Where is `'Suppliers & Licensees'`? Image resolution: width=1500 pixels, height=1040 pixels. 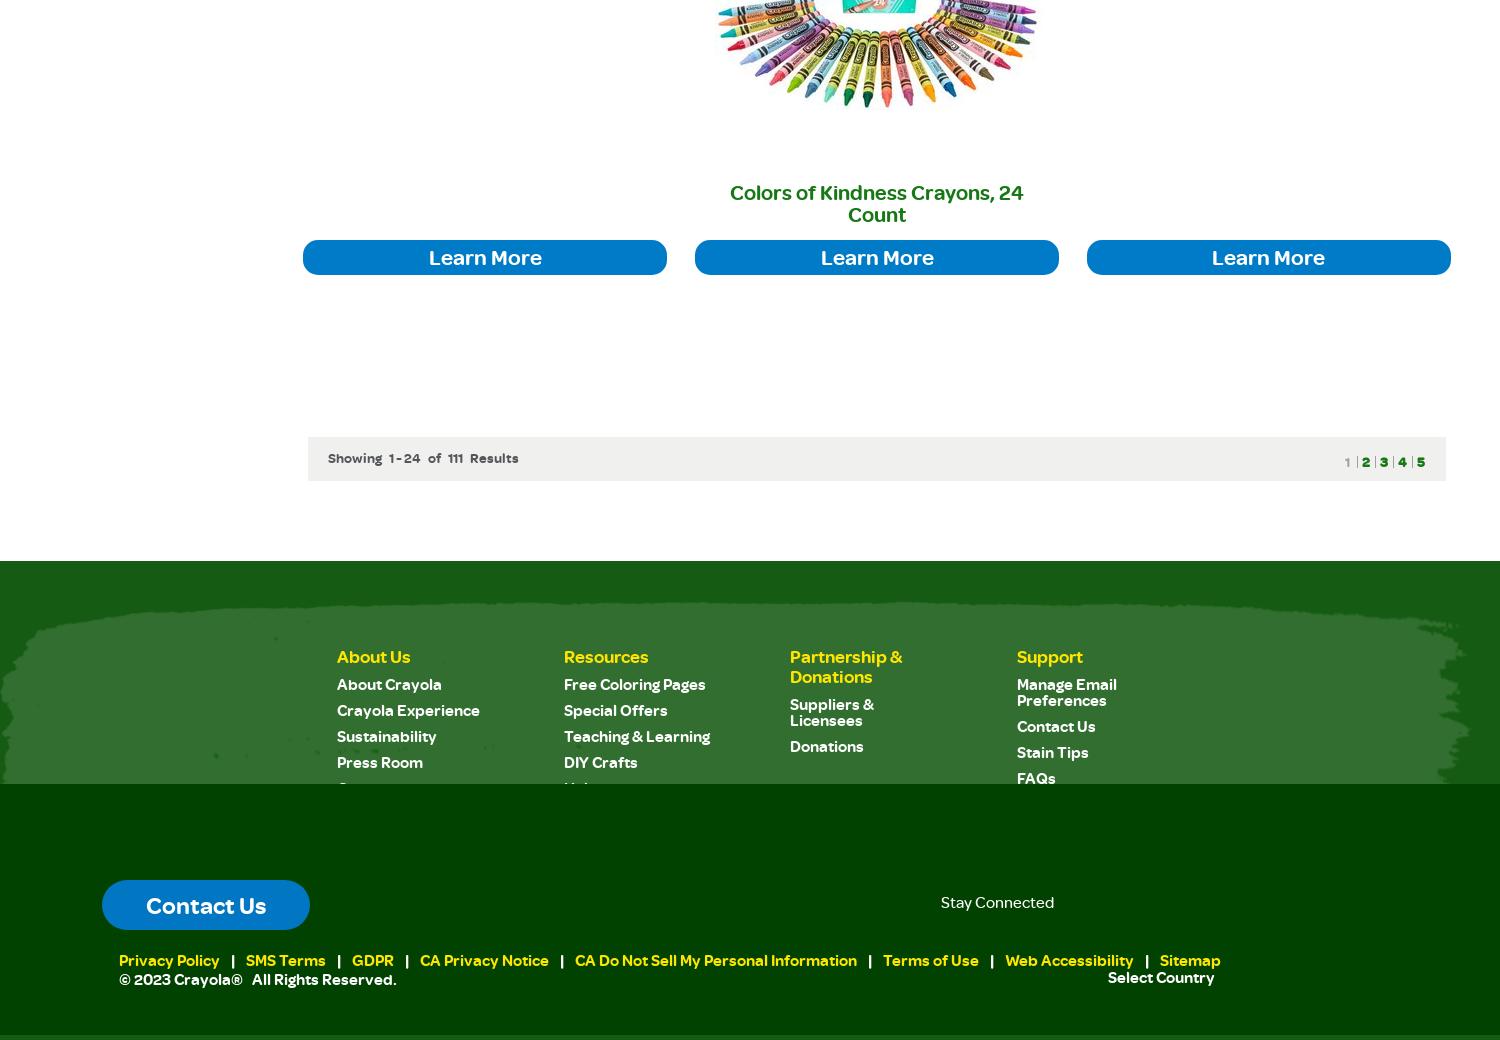
'Suppliers & Licensees' is located at coordinates (831, 711).